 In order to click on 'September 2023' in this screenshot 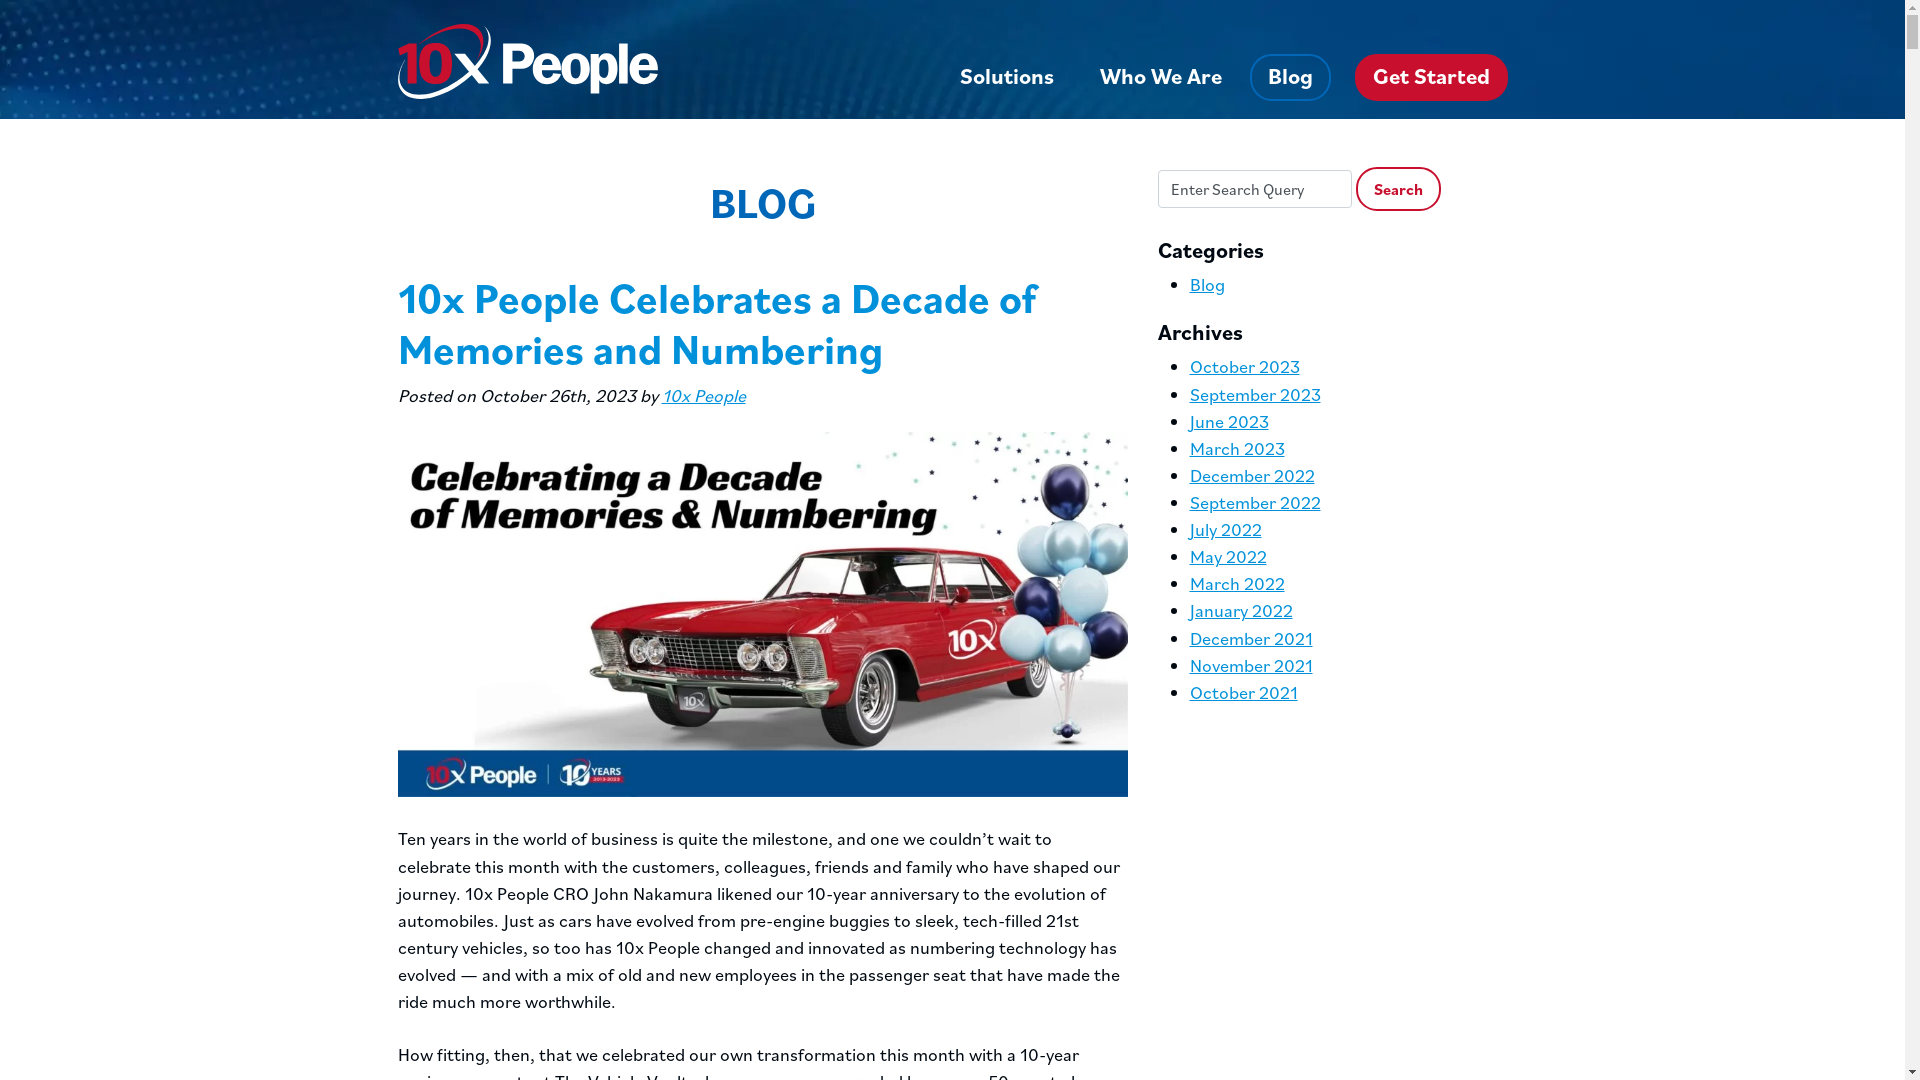, I will do `click(1190, 394)`.